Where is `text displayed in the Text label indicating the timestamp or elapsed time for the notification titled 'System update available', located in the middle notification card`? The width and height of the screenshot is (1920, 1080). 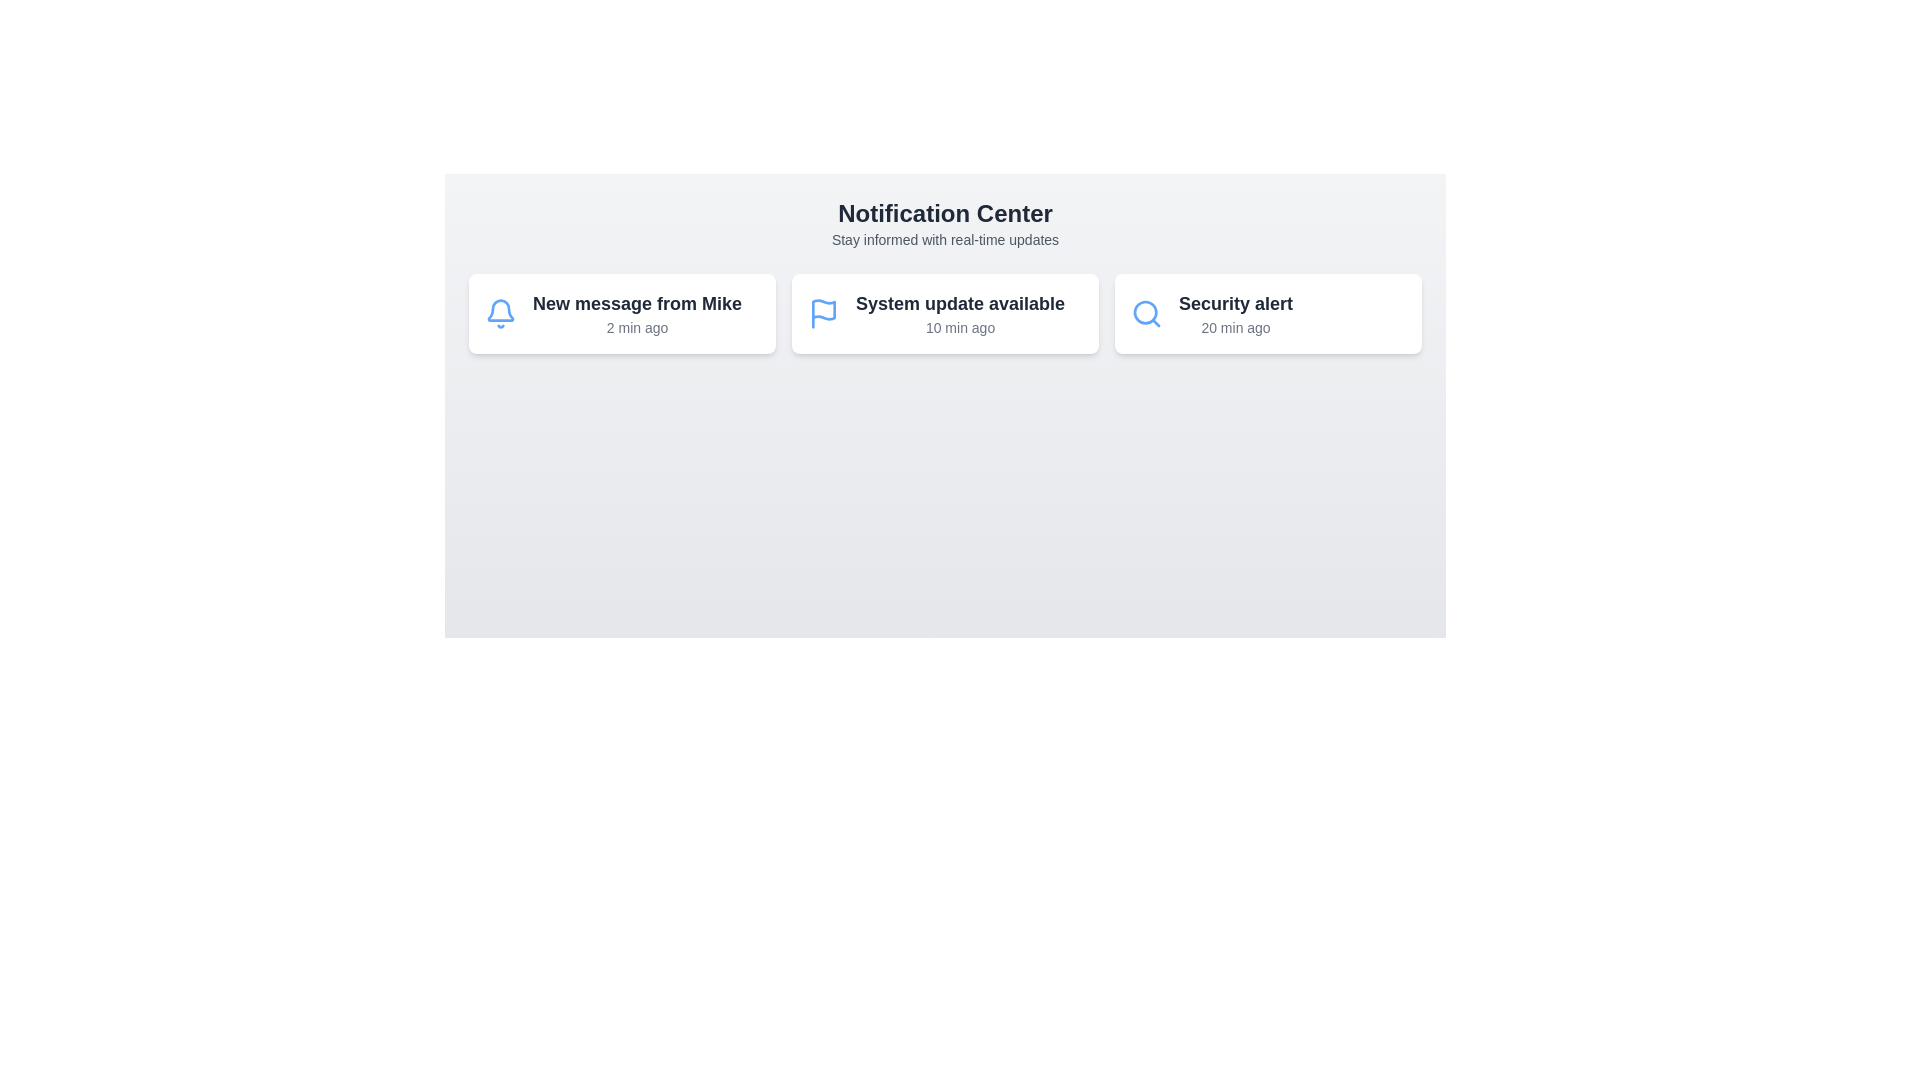
text displayed in the Text label indicating the timestamp or elapsed time for the notification titled 'System update available', located in the middle notification card is located at coordinates (960, 326).